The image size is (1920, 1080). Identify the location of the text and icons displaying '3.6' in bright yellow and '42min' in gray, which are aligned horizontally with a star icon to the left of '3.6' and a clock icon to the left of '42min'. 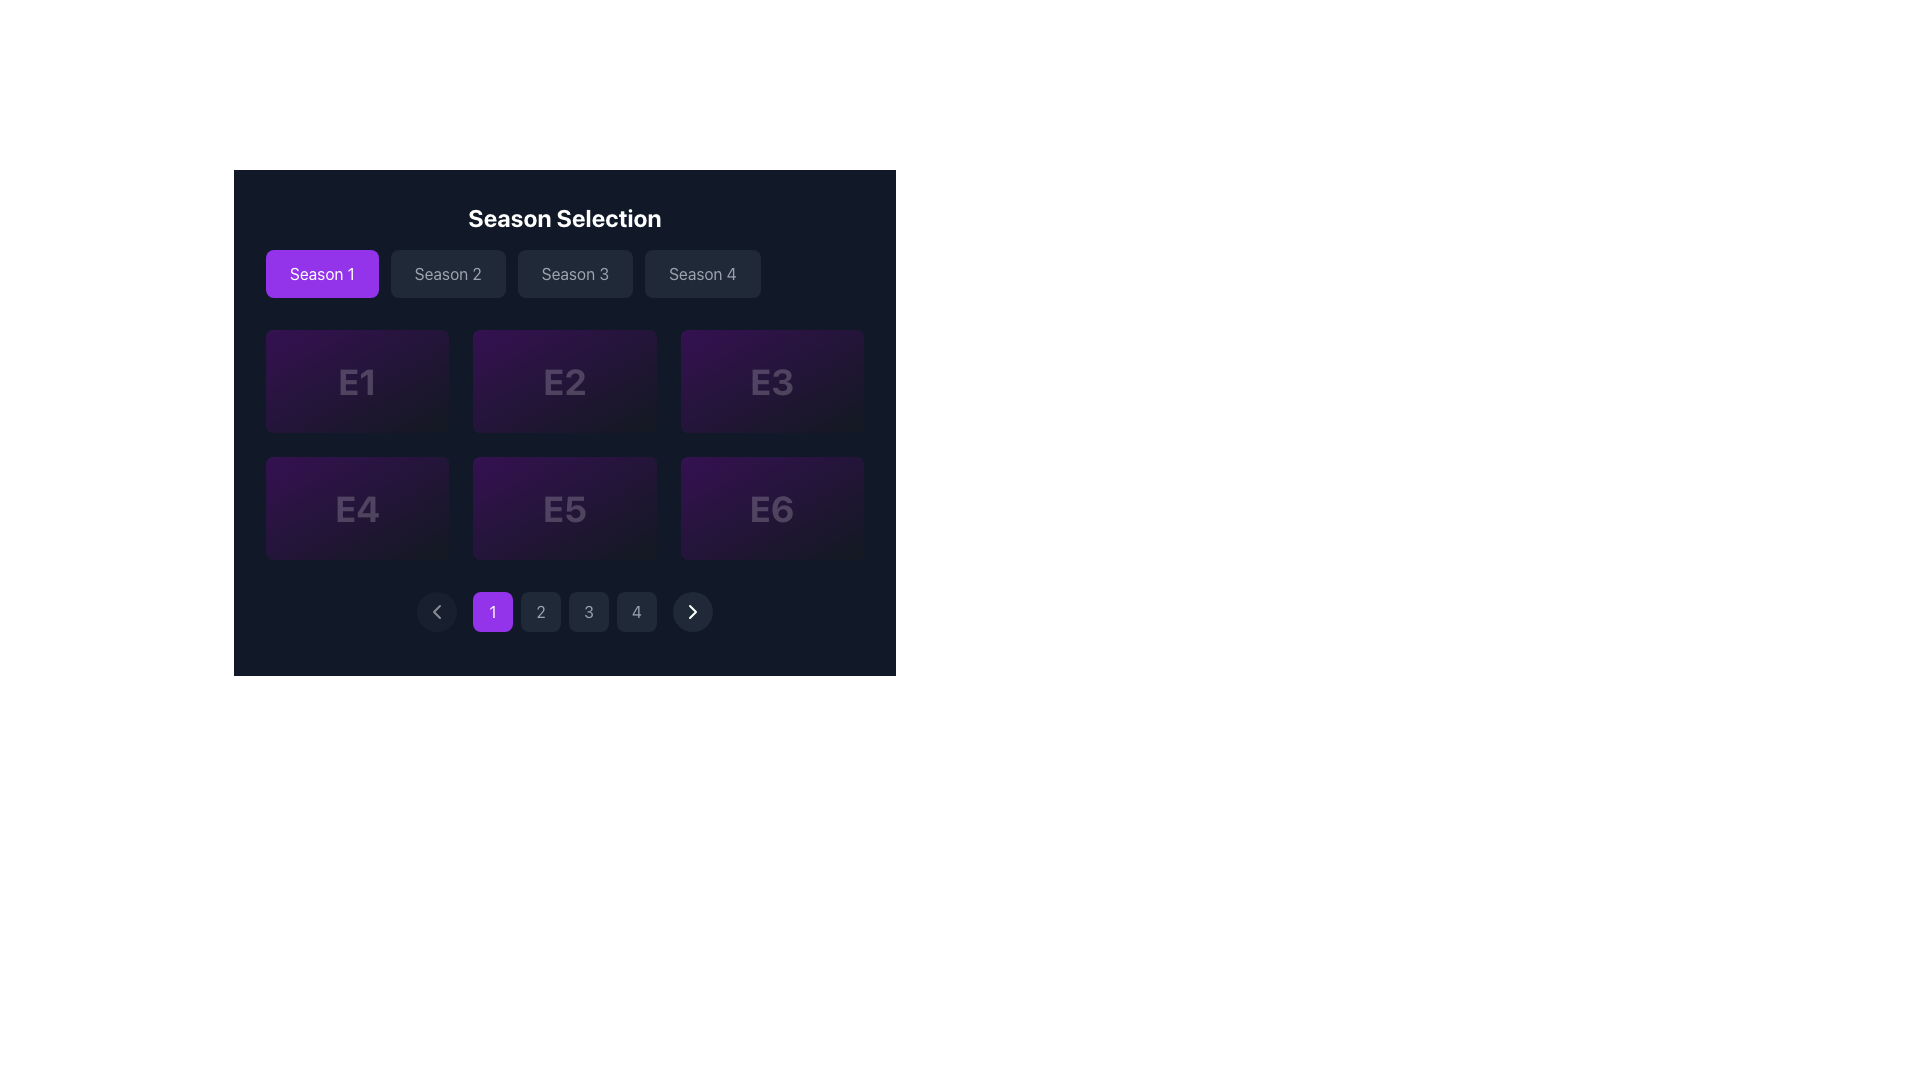
(344, 455).